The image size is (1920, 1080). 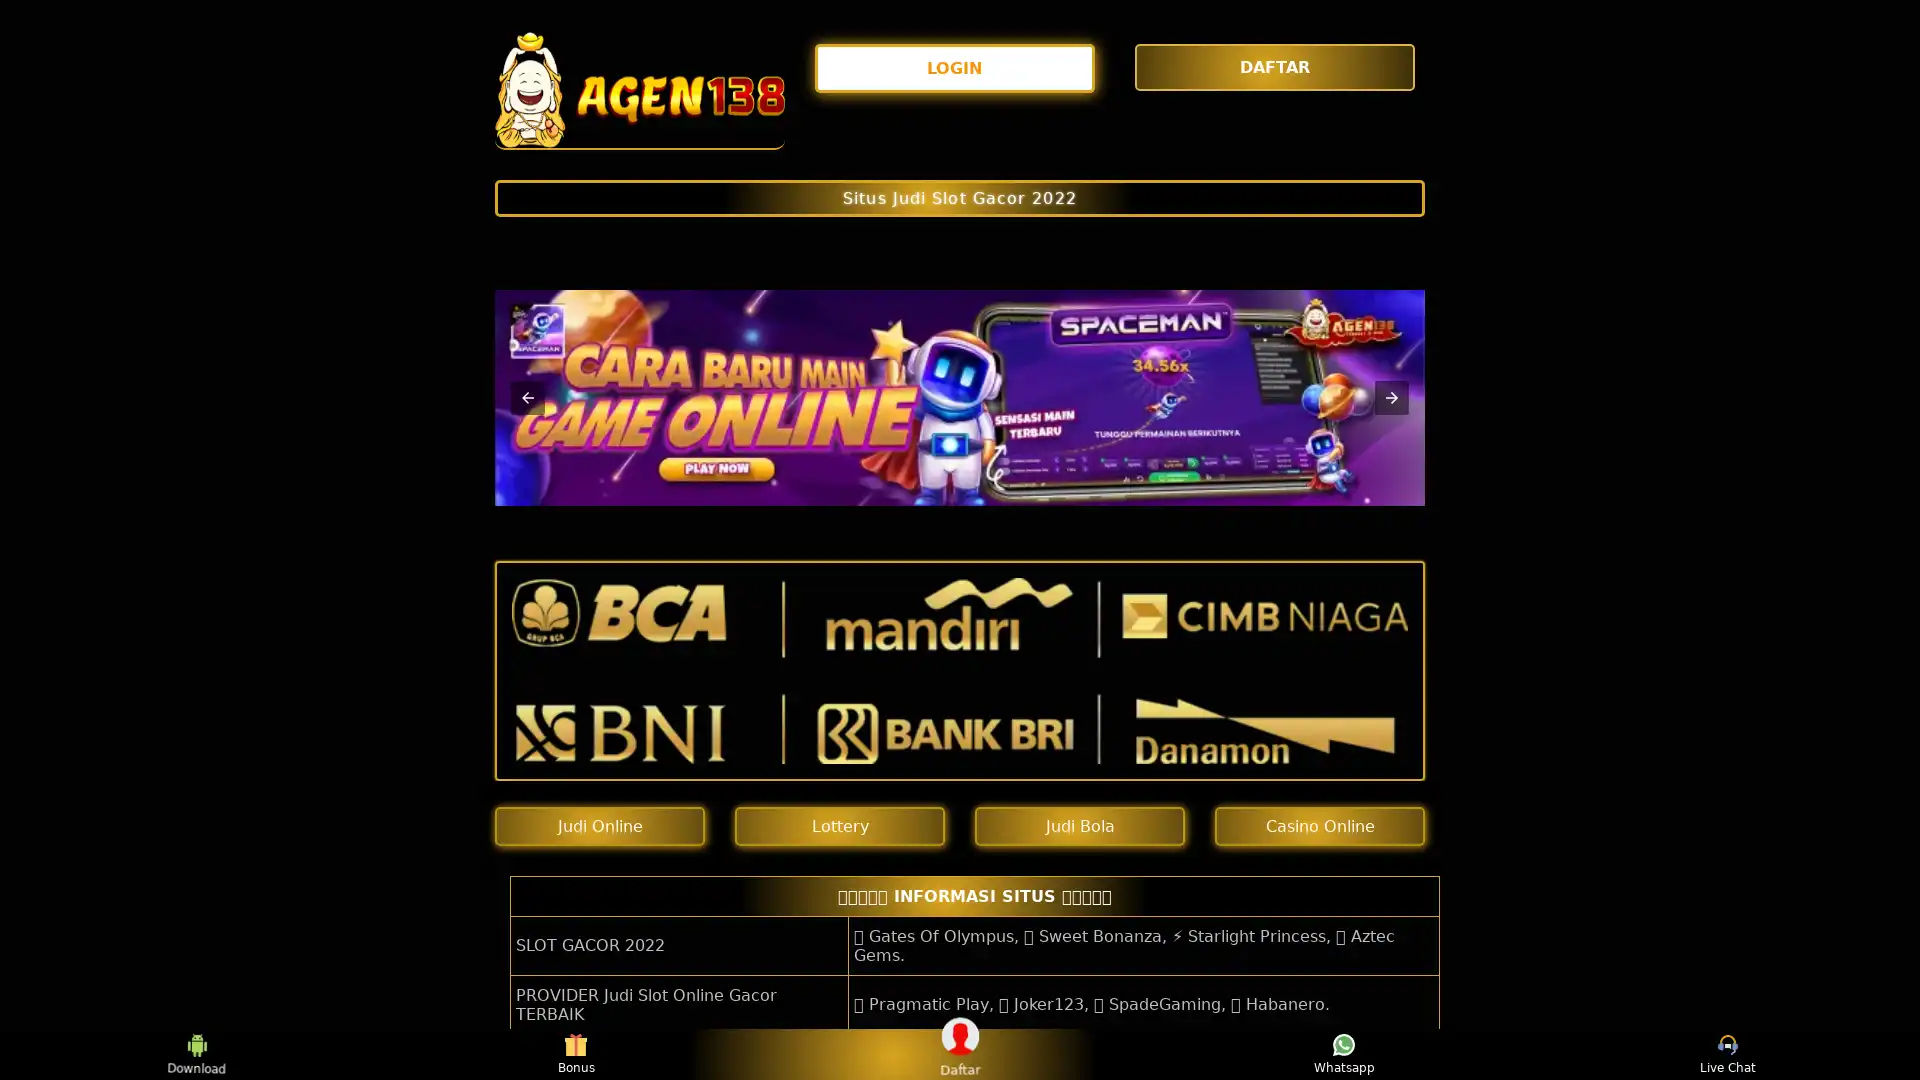 I want to click on Previous item in carousel (1 of 3), so click(x=528, y=397).